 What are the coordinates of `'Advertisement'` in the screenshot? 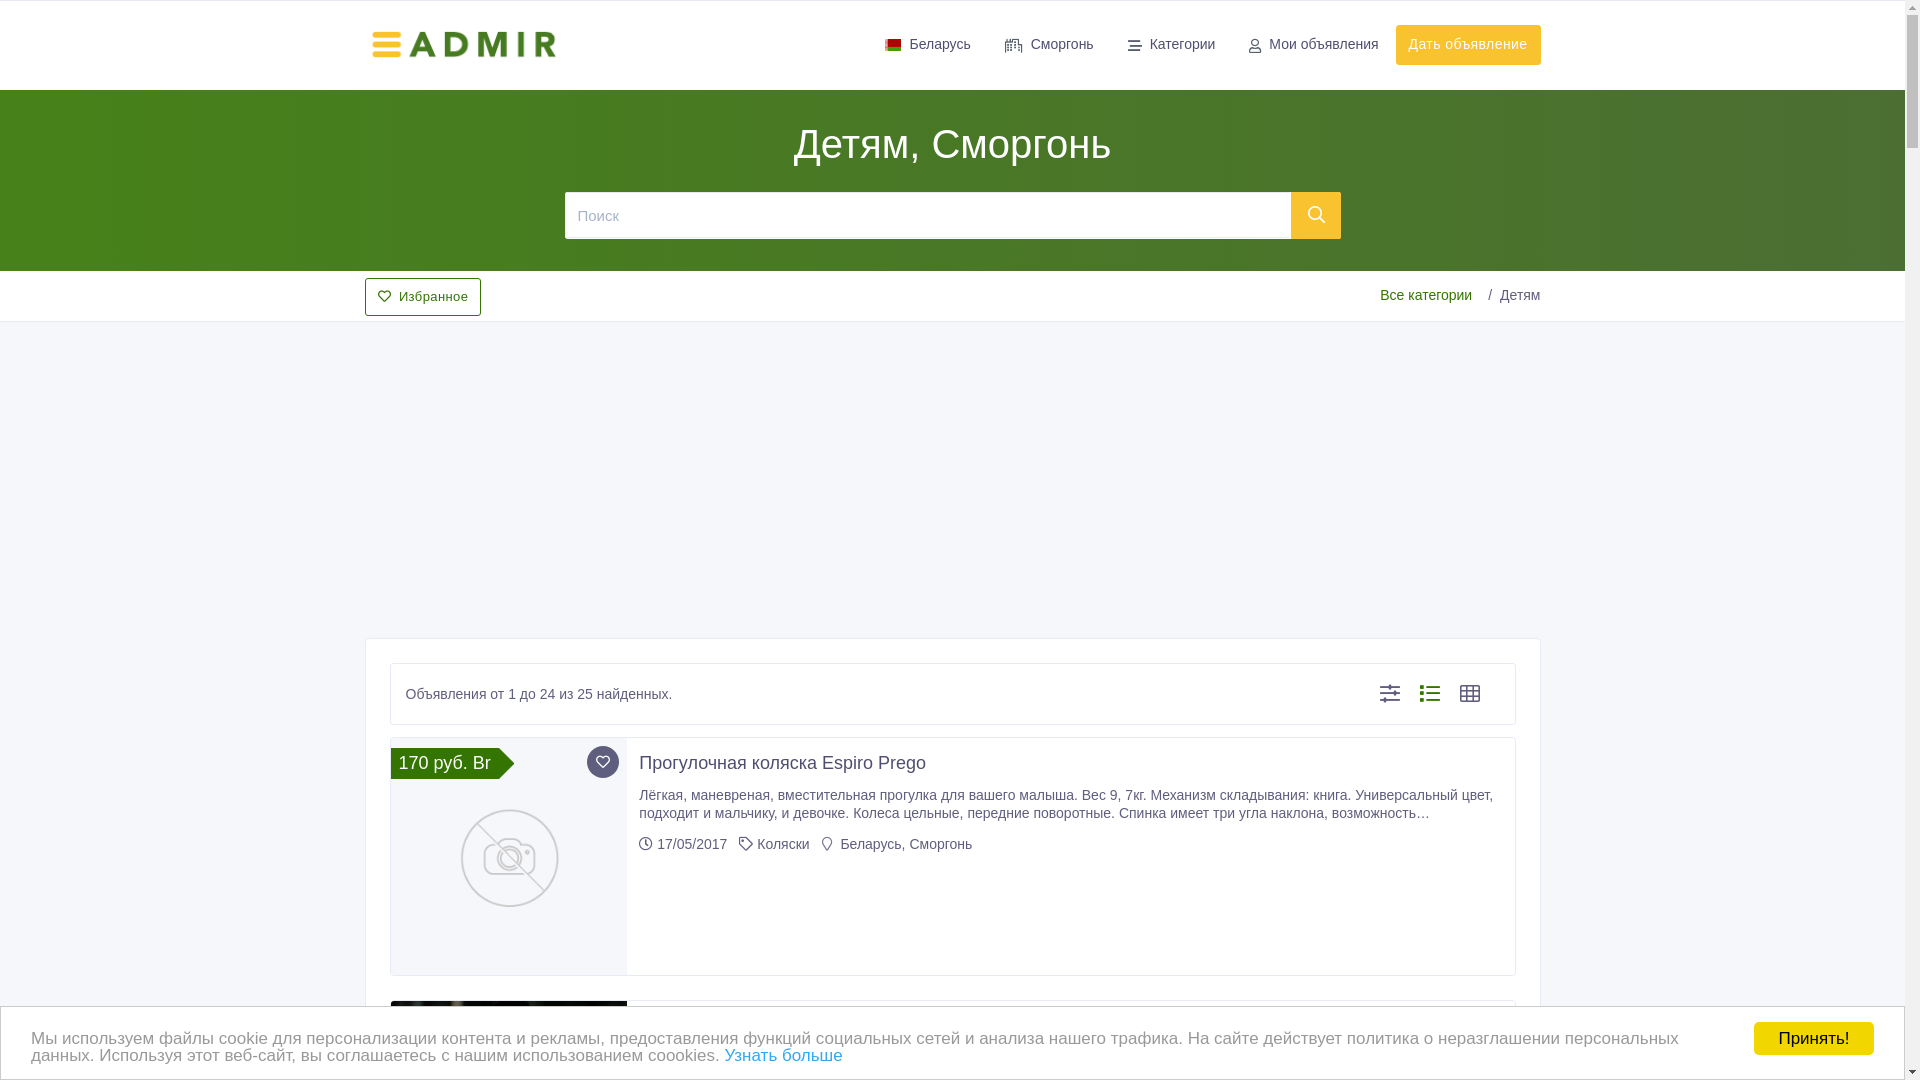 It's located at (364, 474).